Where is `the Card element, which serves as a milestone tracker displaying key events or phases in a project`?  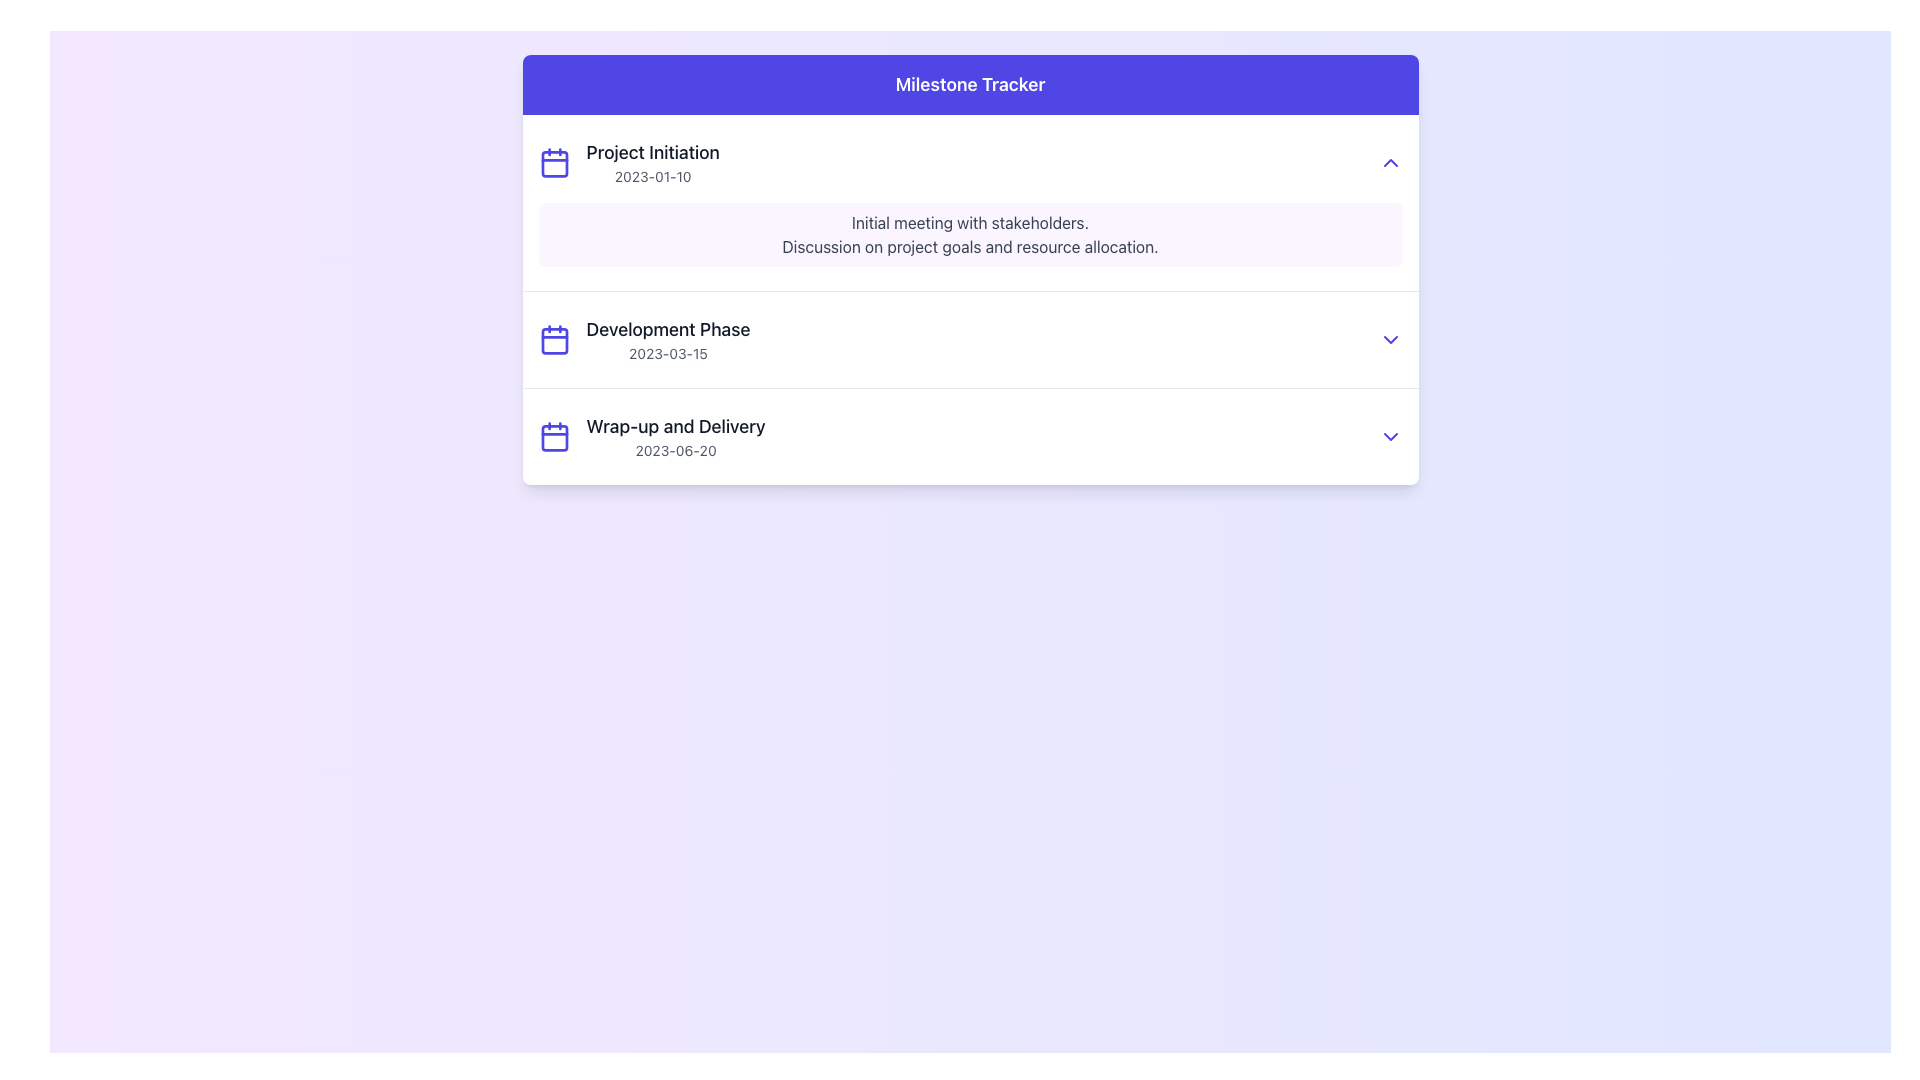
the Card element, which serves as a milestone tracker displaying key events or phases in a project is located at coordinates (970, 270).